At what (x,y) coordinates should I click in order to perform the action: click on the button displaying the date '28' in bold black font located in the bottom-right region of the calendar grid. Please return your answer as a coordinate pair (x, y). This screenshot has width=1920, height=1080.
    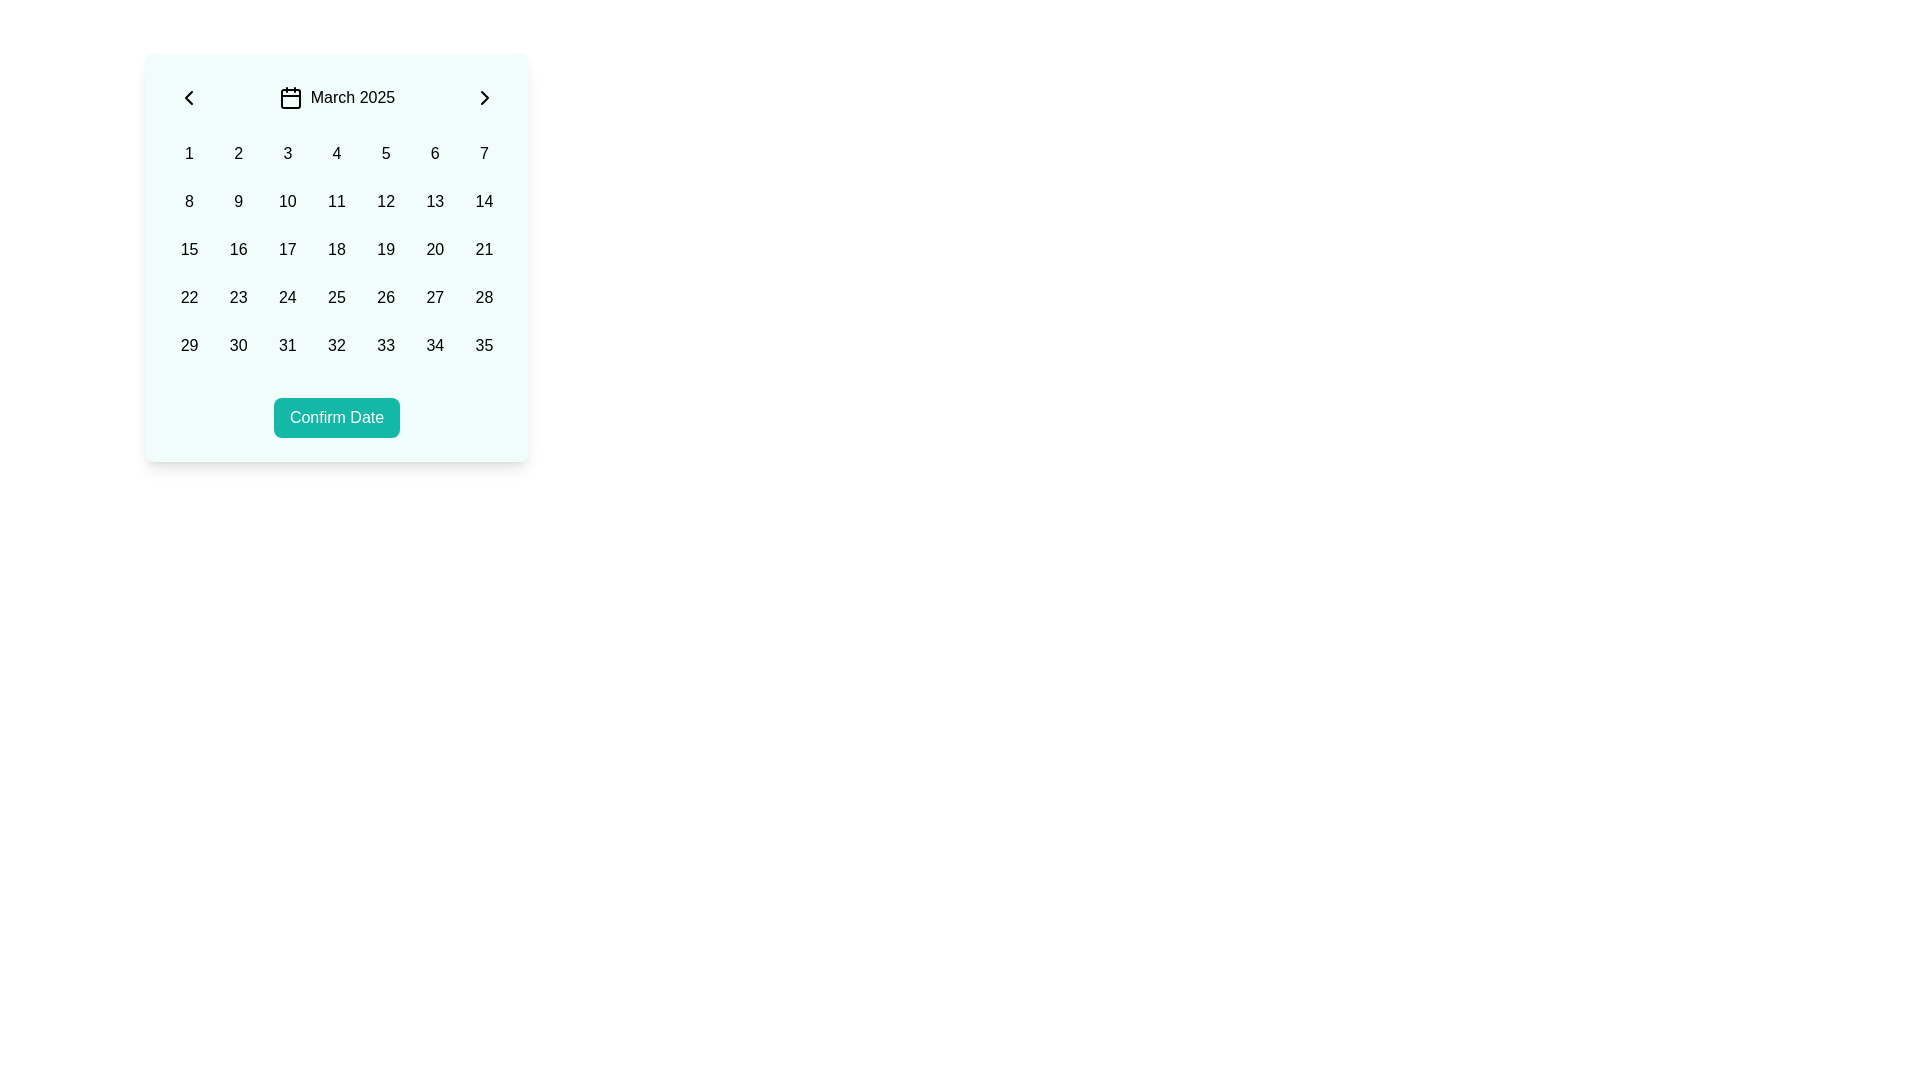
    Looking at the image, I should click on (484, 297).